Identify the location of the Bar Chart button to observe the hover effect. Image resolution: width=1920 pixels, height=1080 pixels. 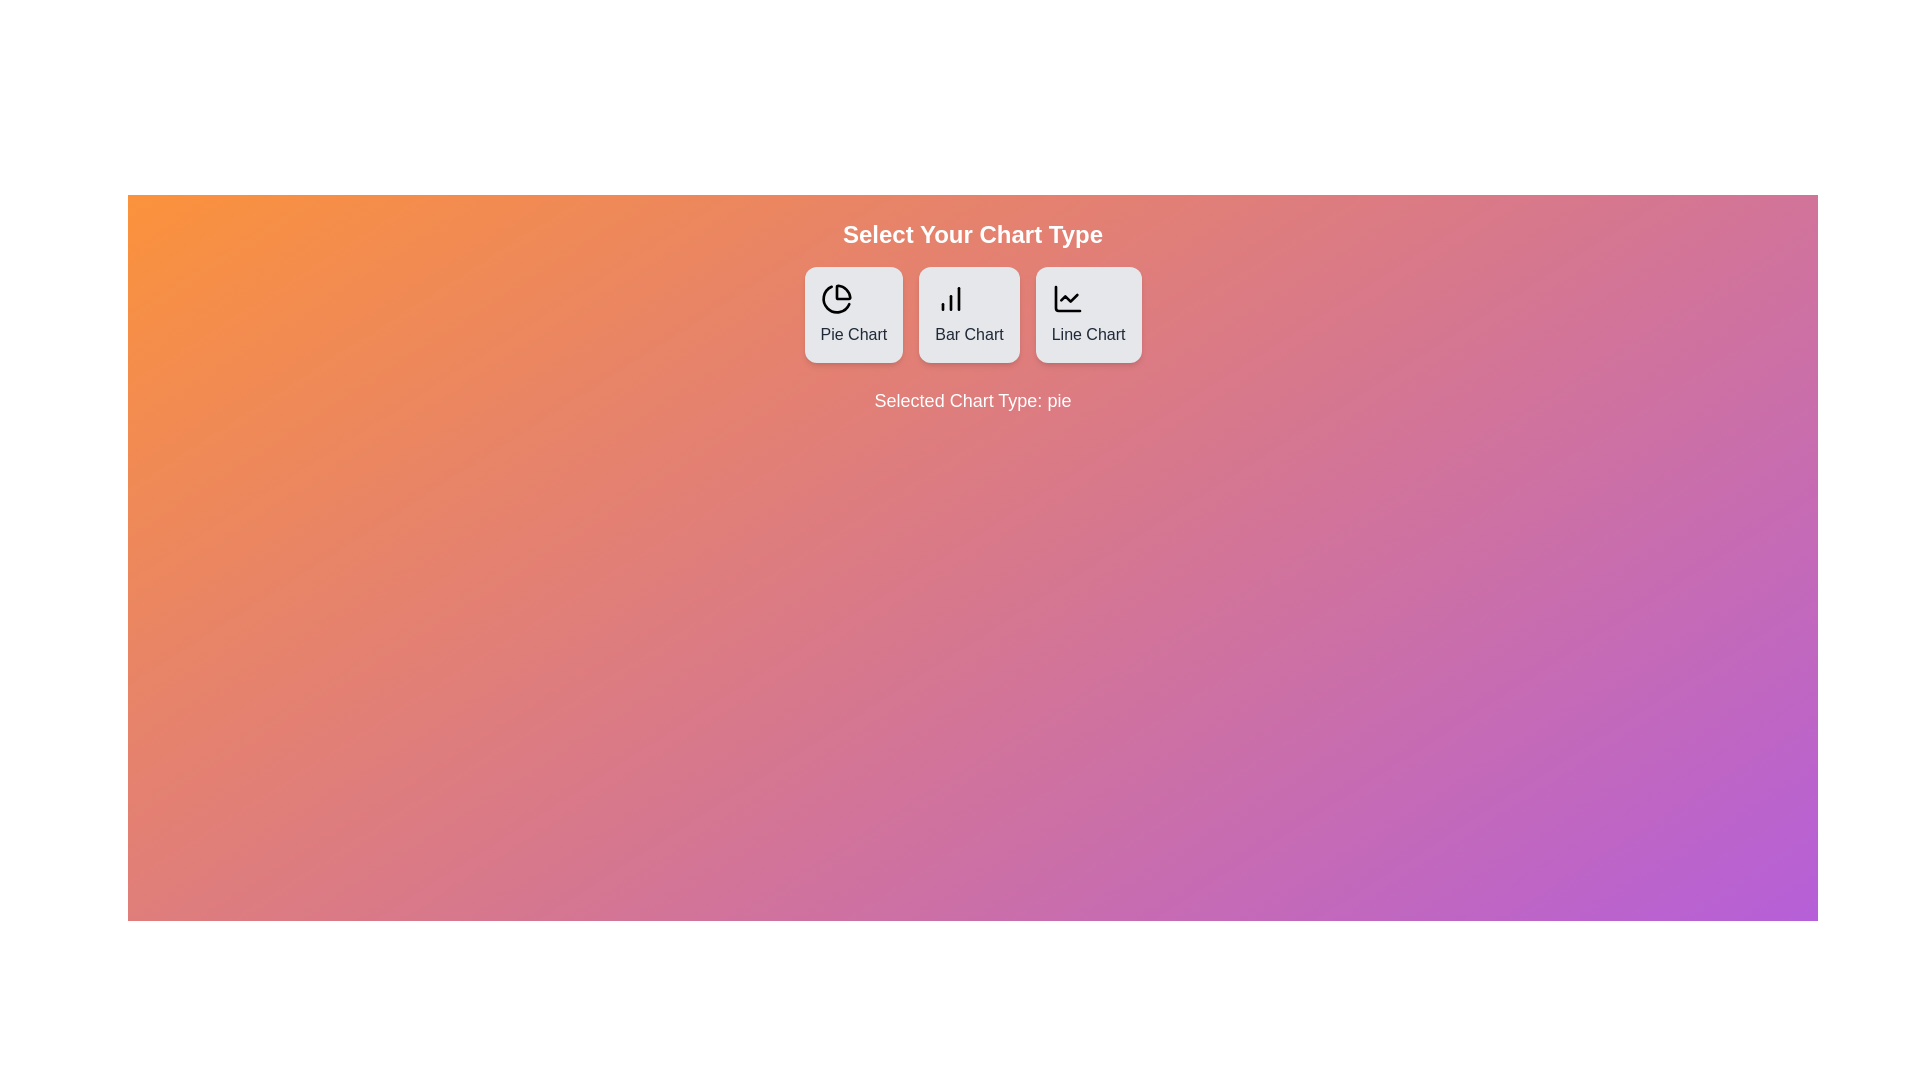
(969, 315).